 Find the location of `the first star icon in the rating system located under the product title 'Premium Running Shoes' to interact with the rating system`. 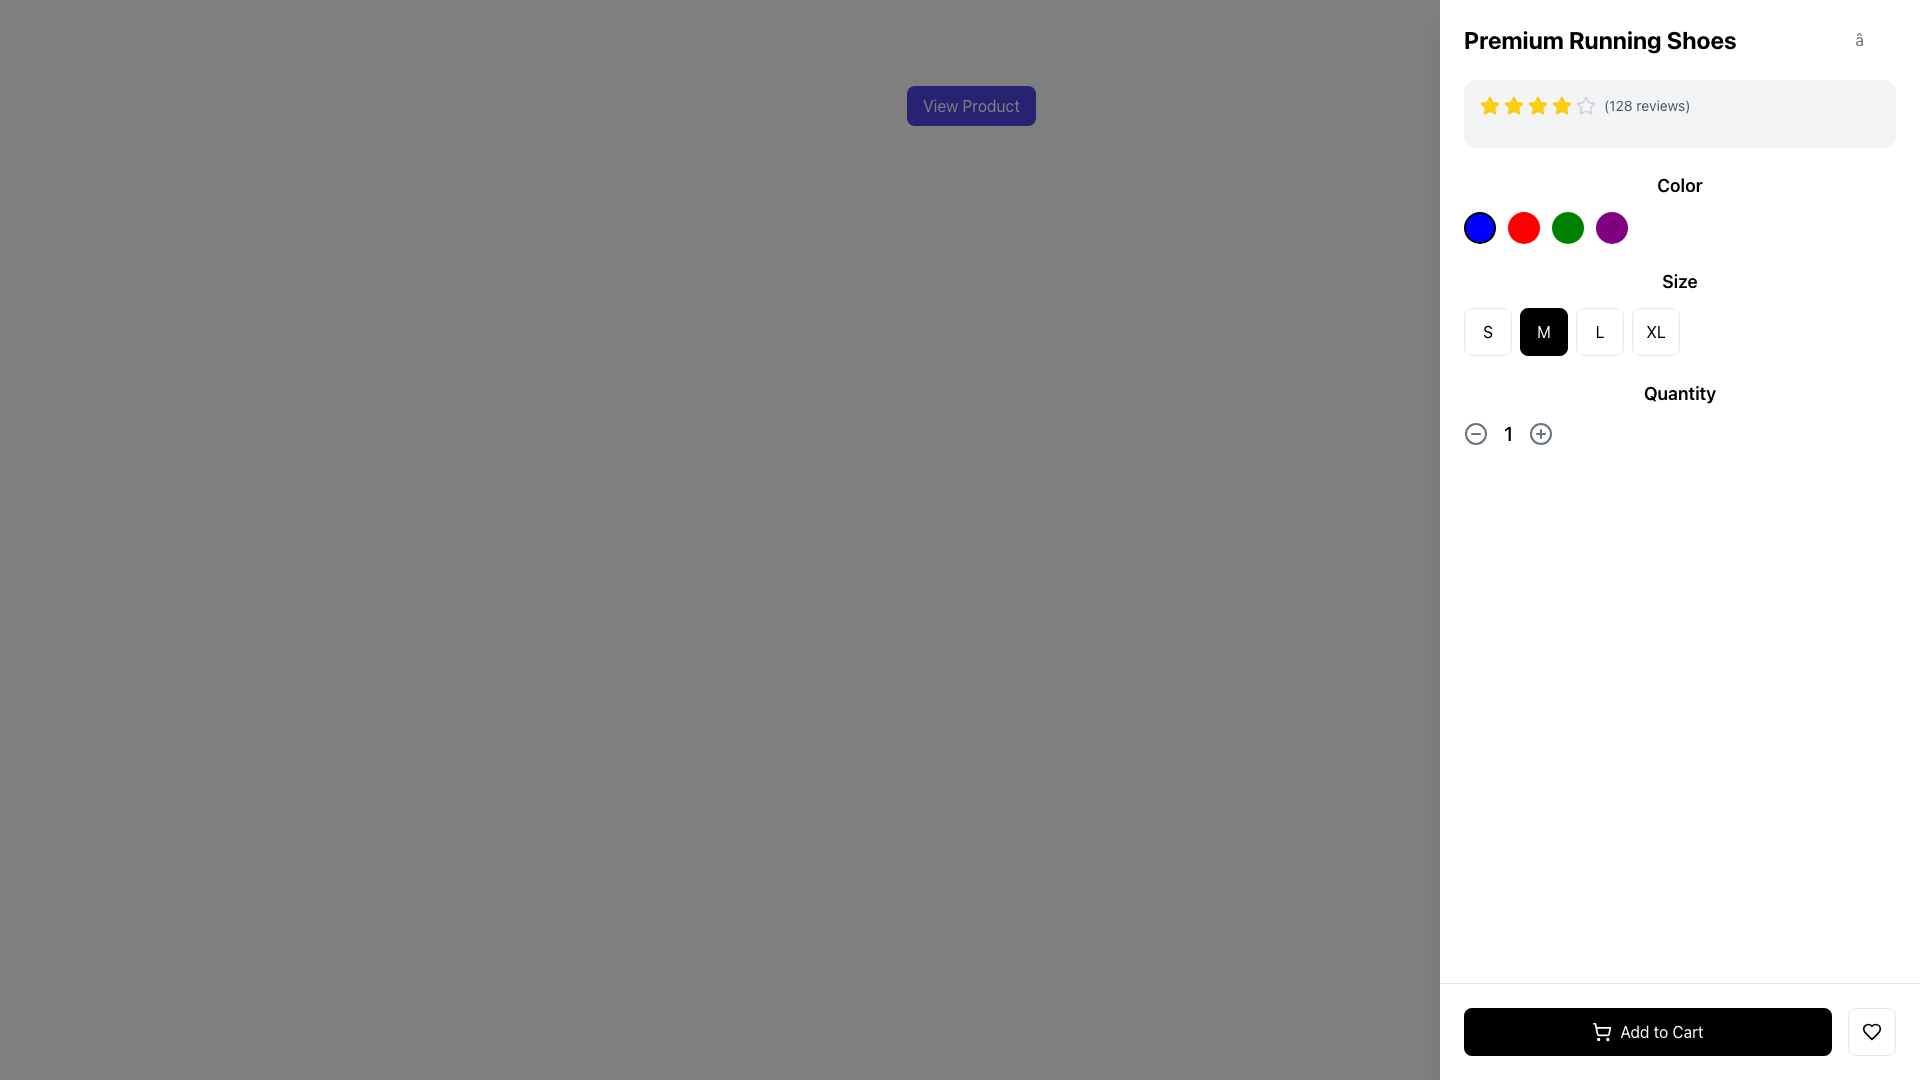

the first star icon in the rating system located under the product title 'Premium Running Shoes' to interact with the rating system is located at coordinates (1488, 104).